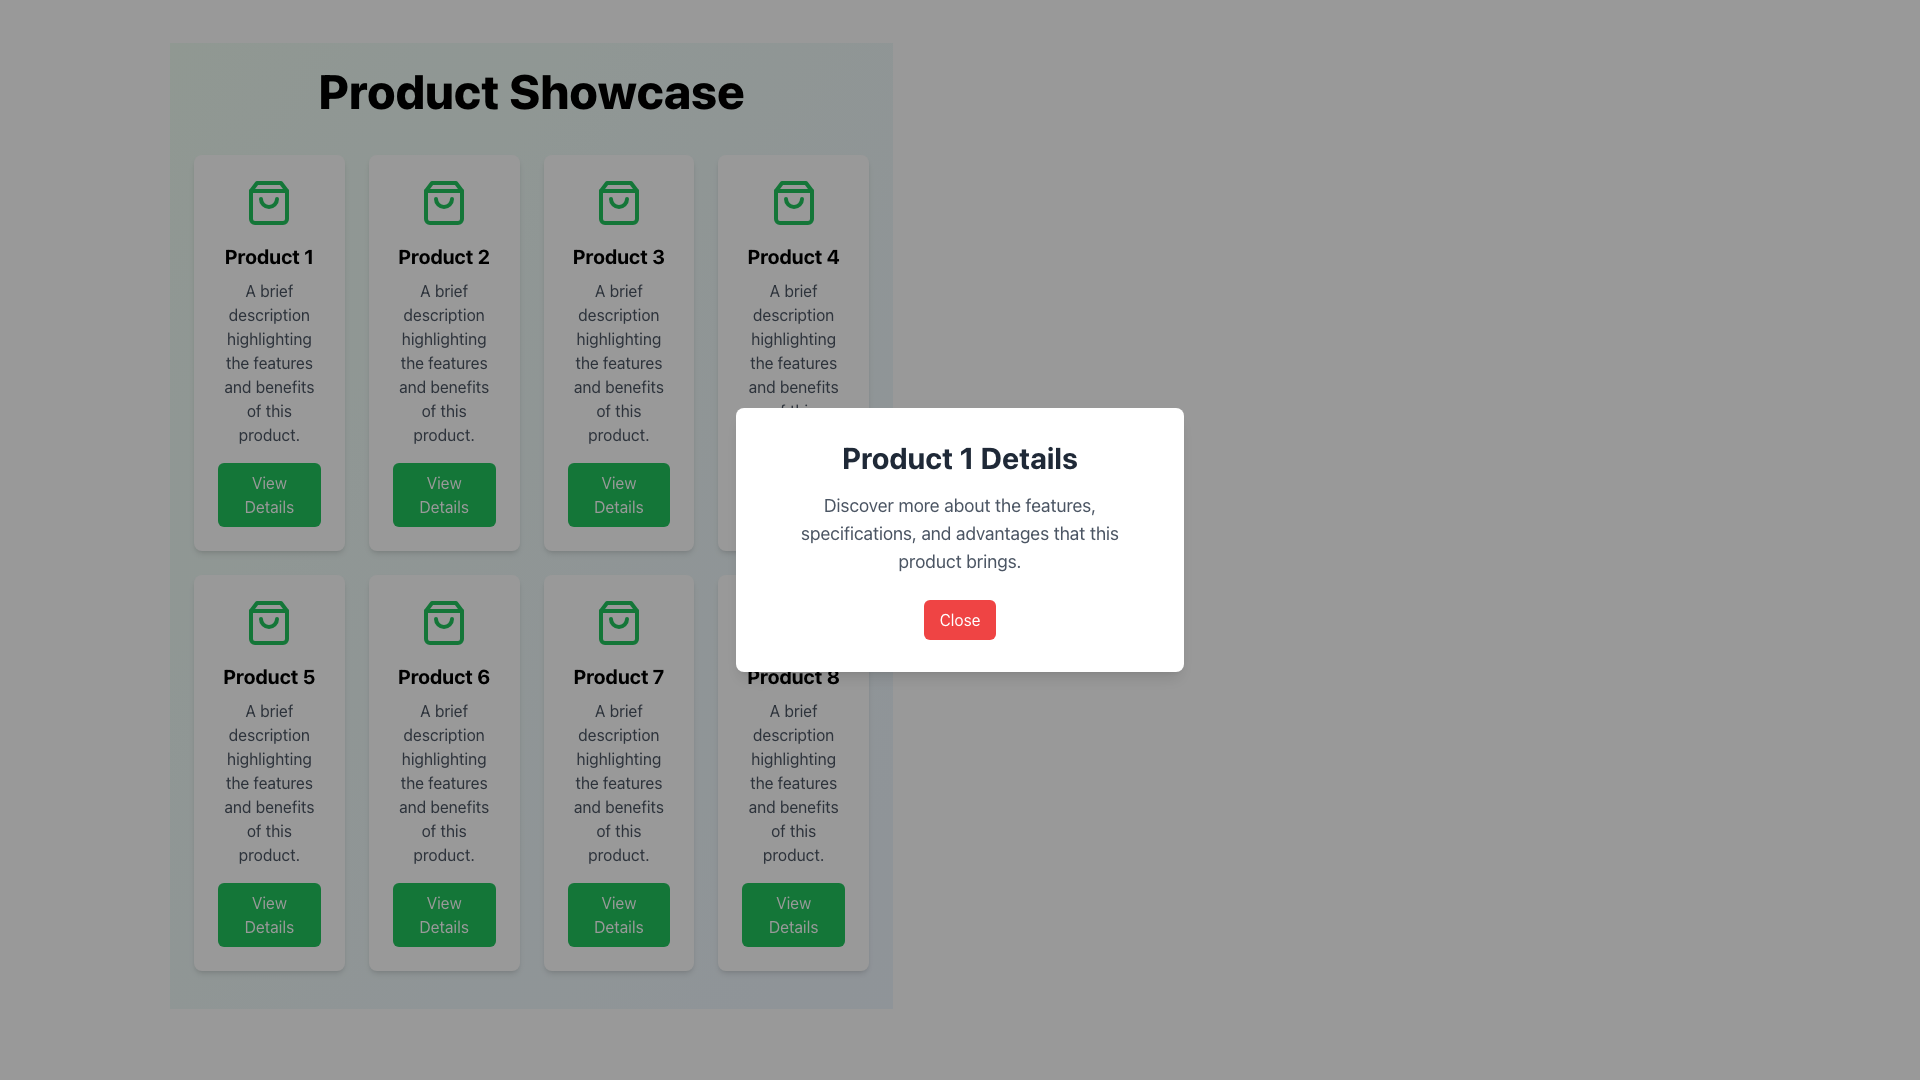  I want to click on the decorative arc element within the shopping bag icon, which serves as the logo for the 'Product 3' card on the 'Product Showcase' page, so click(617, 203).